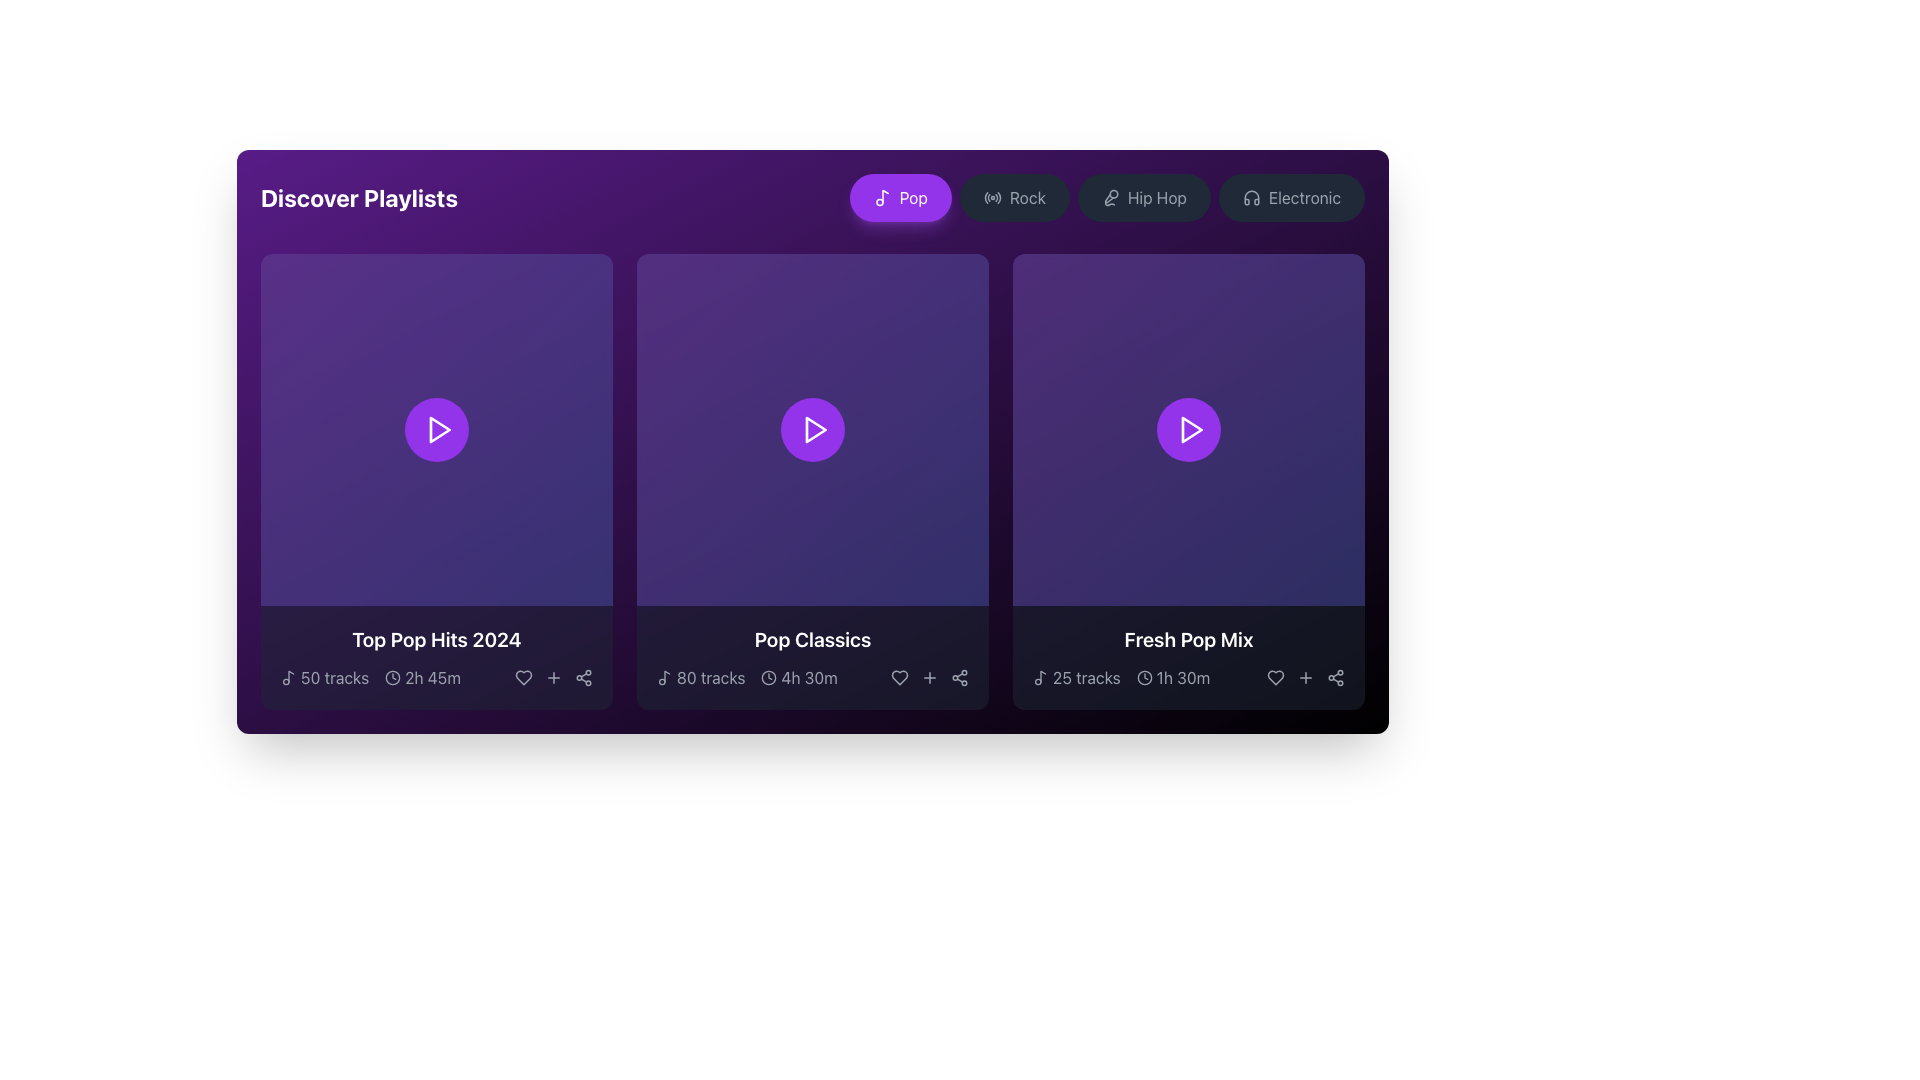  Describe the element at coordinates (1183, 677) in the screenshot. I see `text displayed in the duration label for the 'Fresh Pop Mix' playlist, which shows the total time required to play the tracks` at that location.